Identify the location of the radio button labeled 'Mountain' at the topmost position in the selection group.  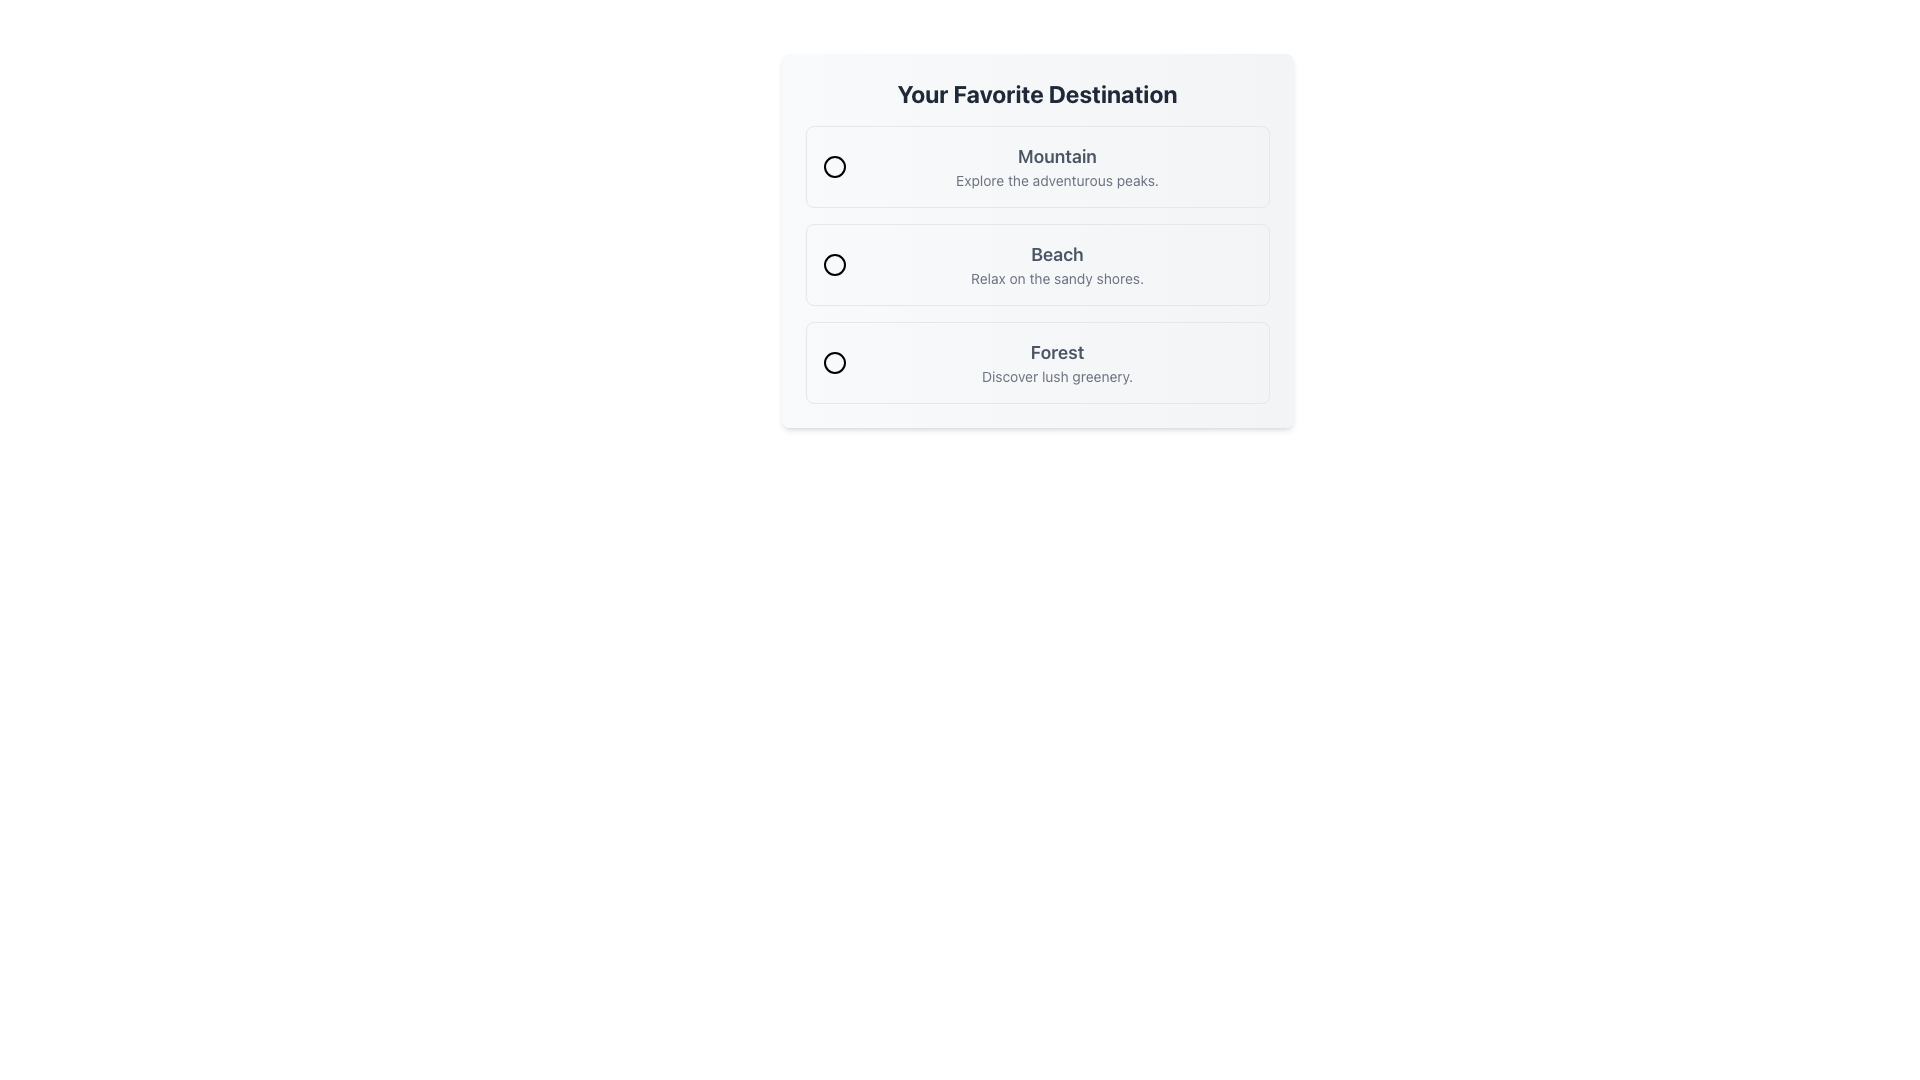
(834, 165).